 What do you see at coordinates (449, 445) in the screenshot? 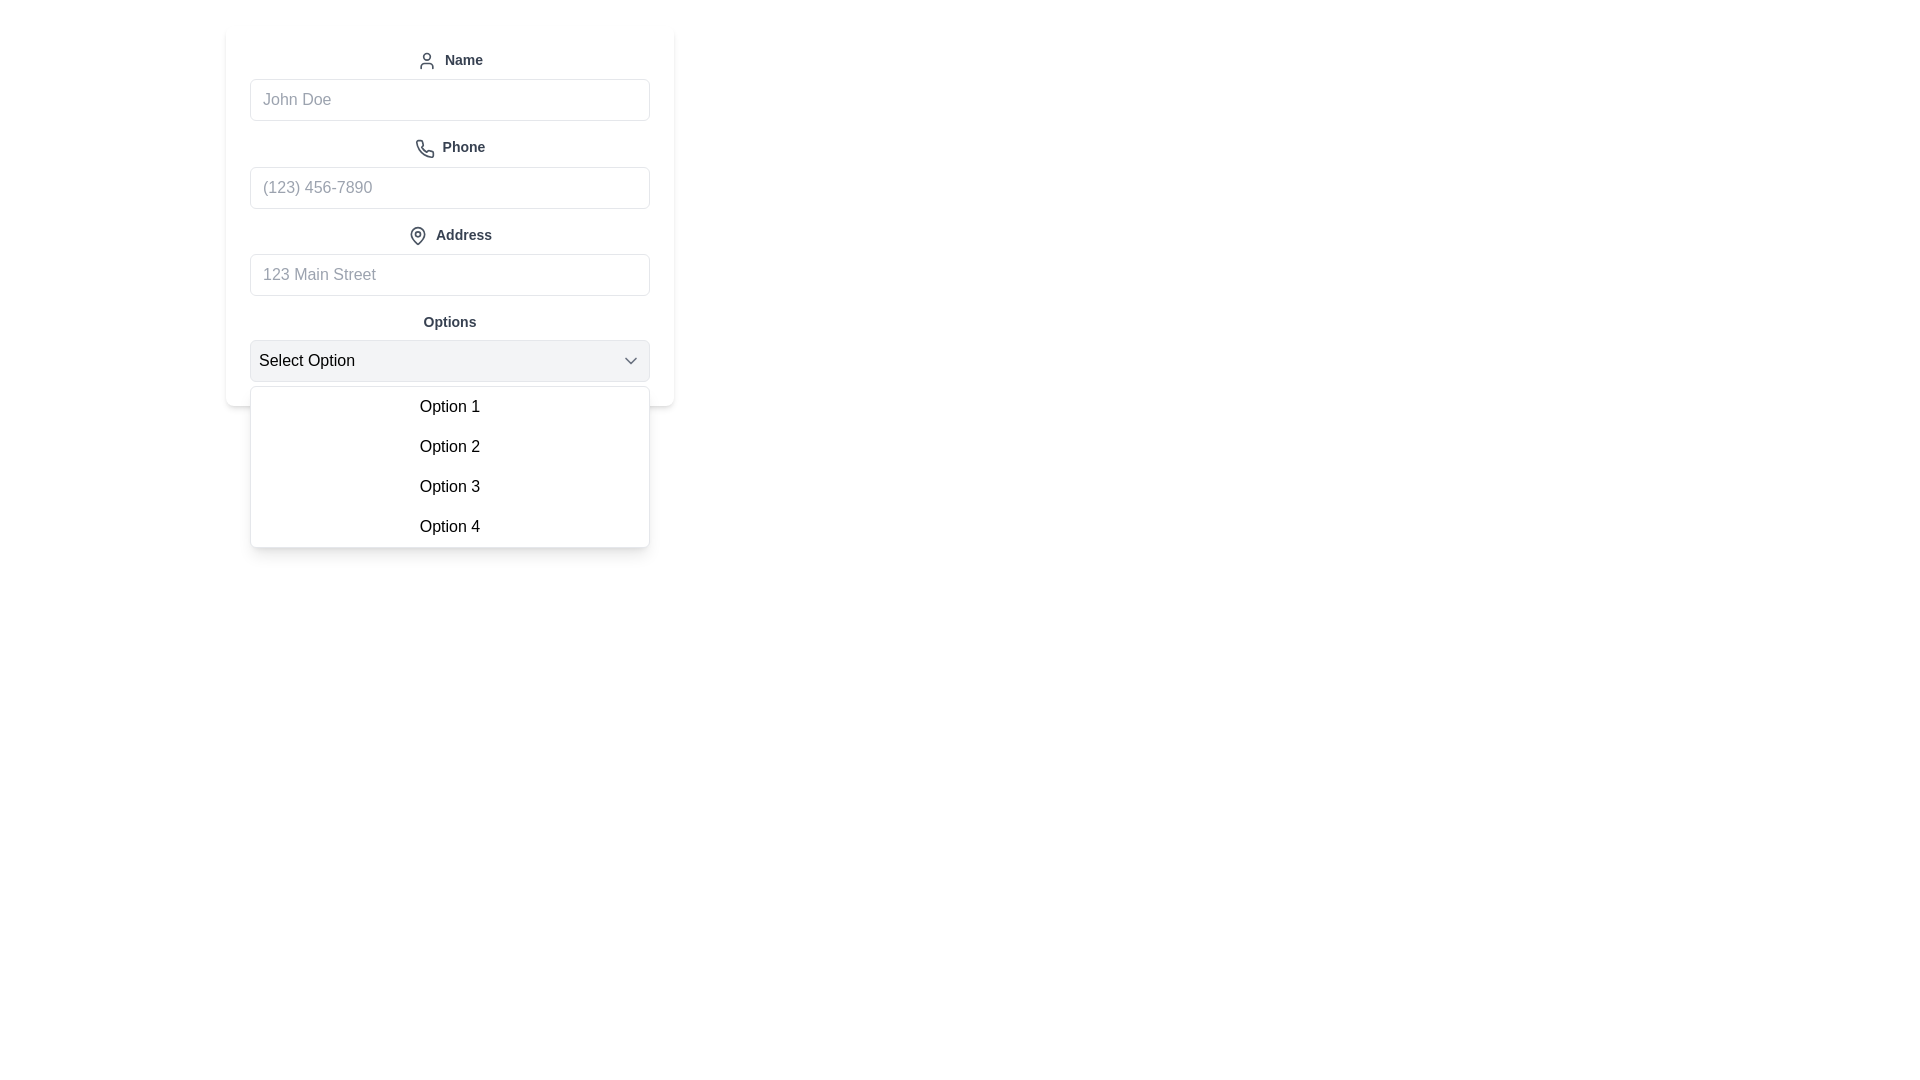
I see `the text item displaying 'Option 2' within the dropdown list, which is styled with hover effects and appears as the second option in the list` at bounding box center [449, 445].